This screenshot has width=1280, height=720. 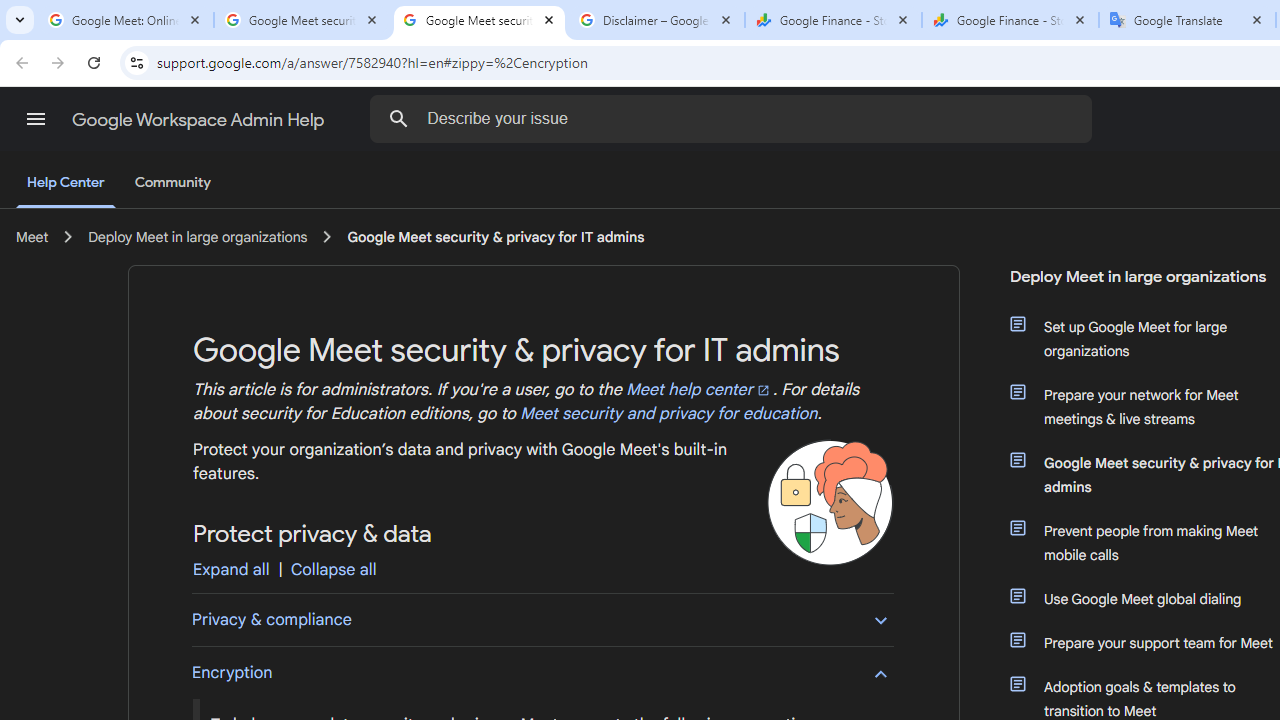 What do you see at coordinates (200, 119) in the screenshot?
I see `'Google Workspace Admin Help'` at bounding box center [200, 119].